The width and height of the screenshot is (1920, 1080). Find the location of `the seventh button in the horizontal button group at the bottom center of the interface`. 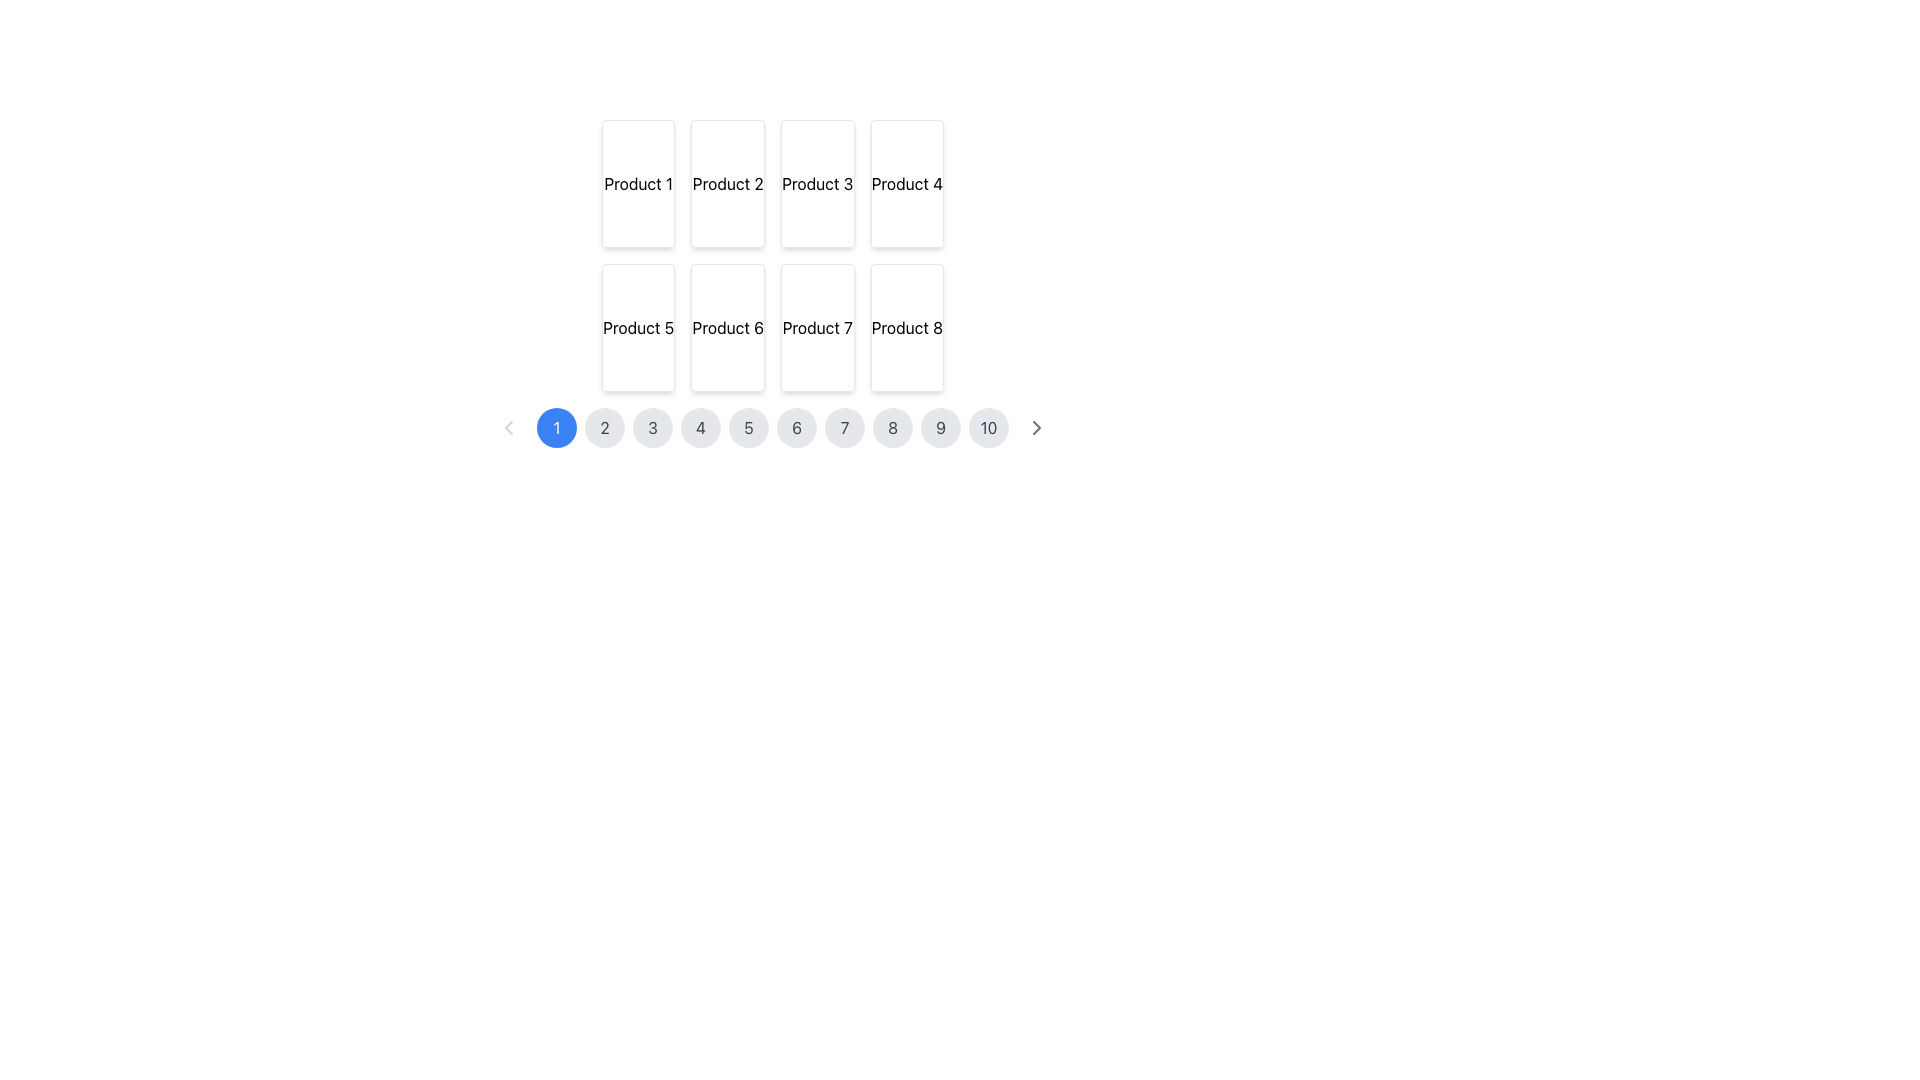

the seventh button in the horizontal button group at the bottom center of the interface is located at coordinates (844, 427).